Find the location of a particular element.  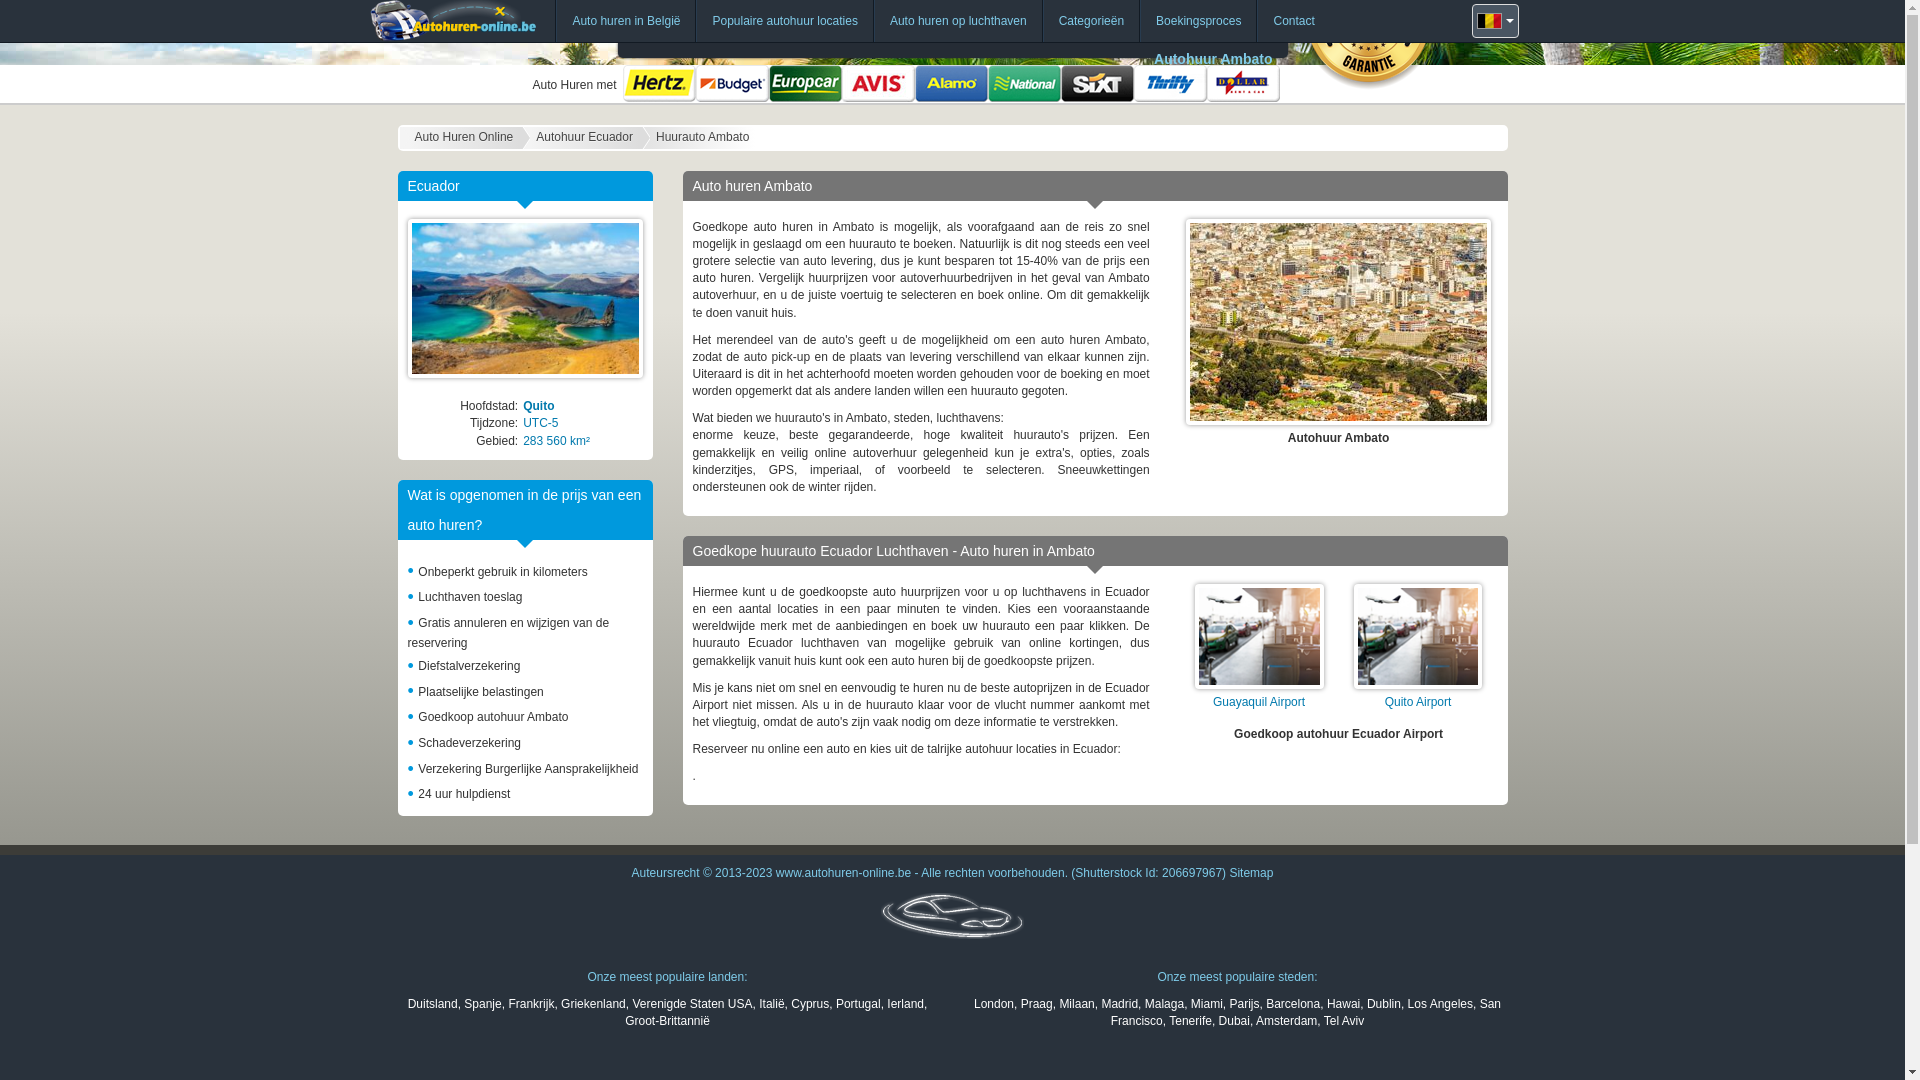

'Boekingsproces' is located at coordinates (1198, 20).